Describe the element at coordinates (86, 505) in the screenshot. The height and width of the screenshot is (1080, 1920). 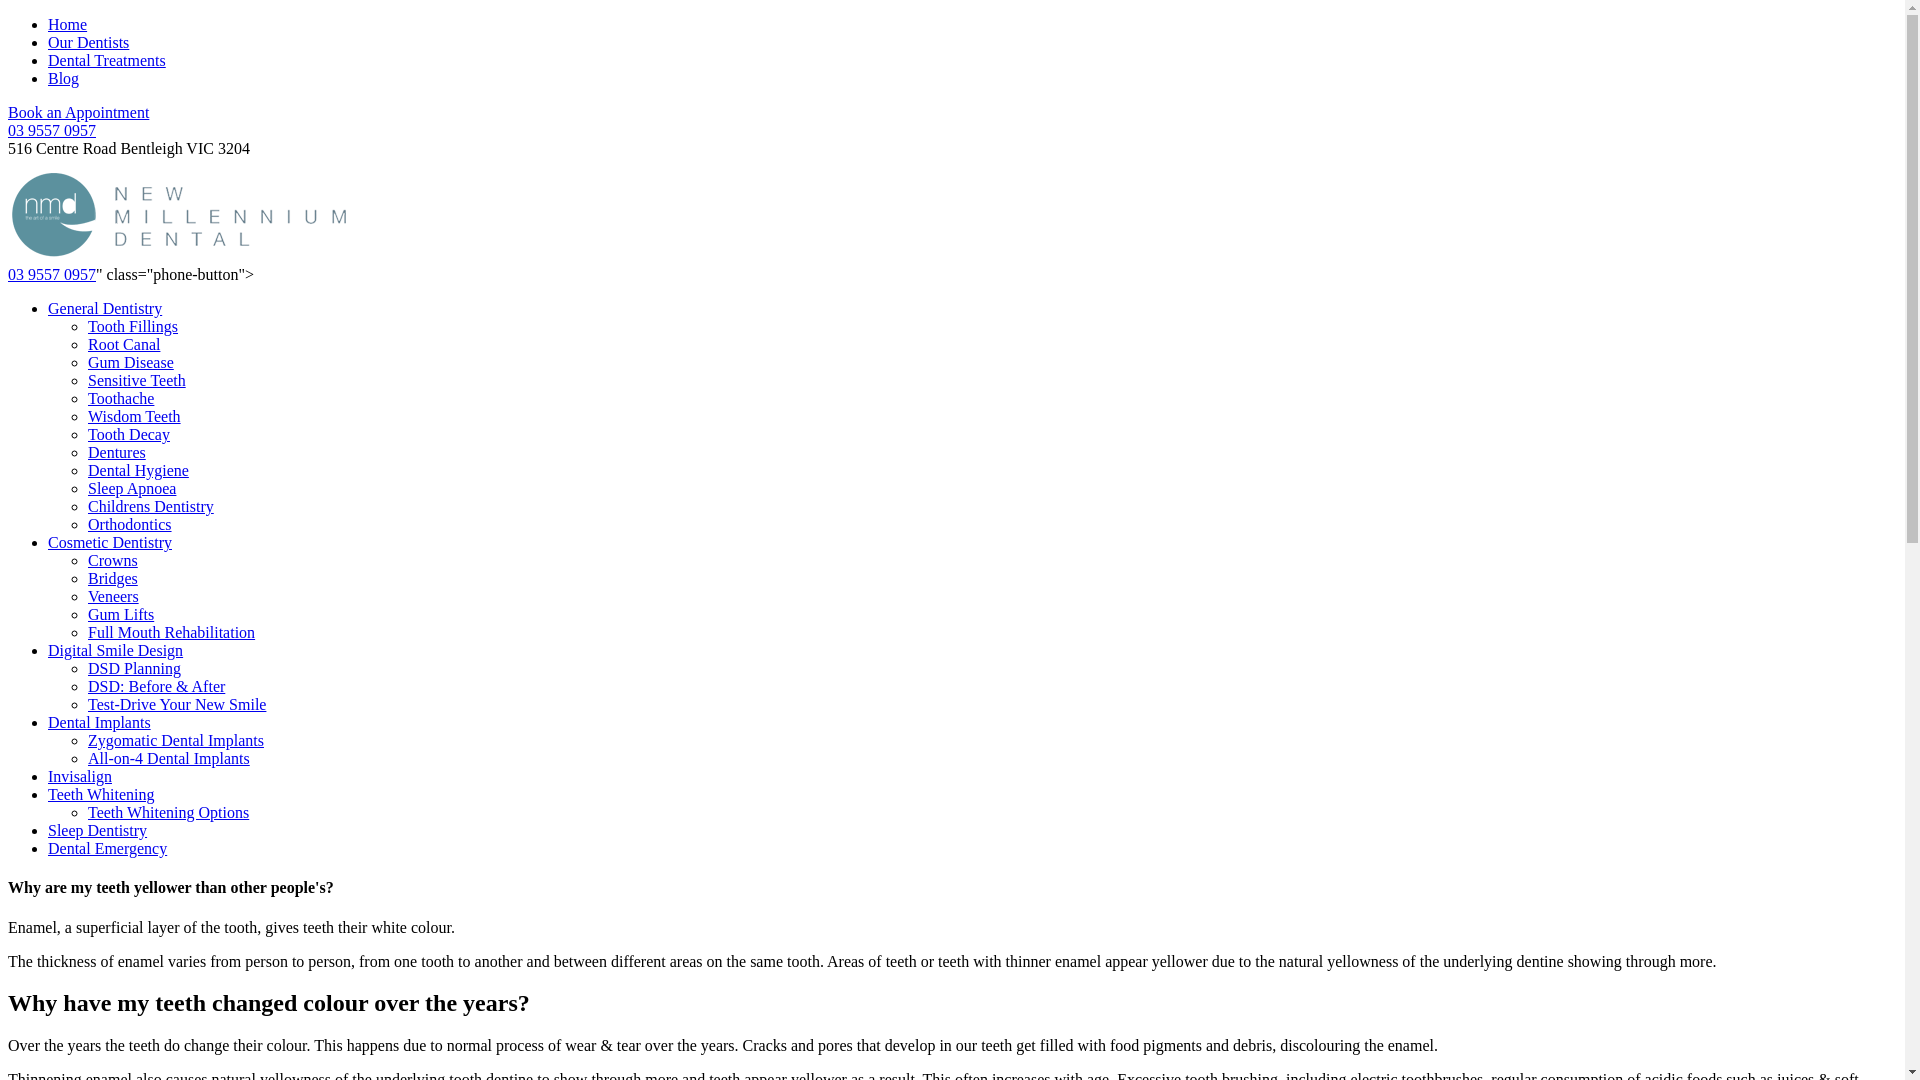
I see `'Childrens Dentistry'` at that location.